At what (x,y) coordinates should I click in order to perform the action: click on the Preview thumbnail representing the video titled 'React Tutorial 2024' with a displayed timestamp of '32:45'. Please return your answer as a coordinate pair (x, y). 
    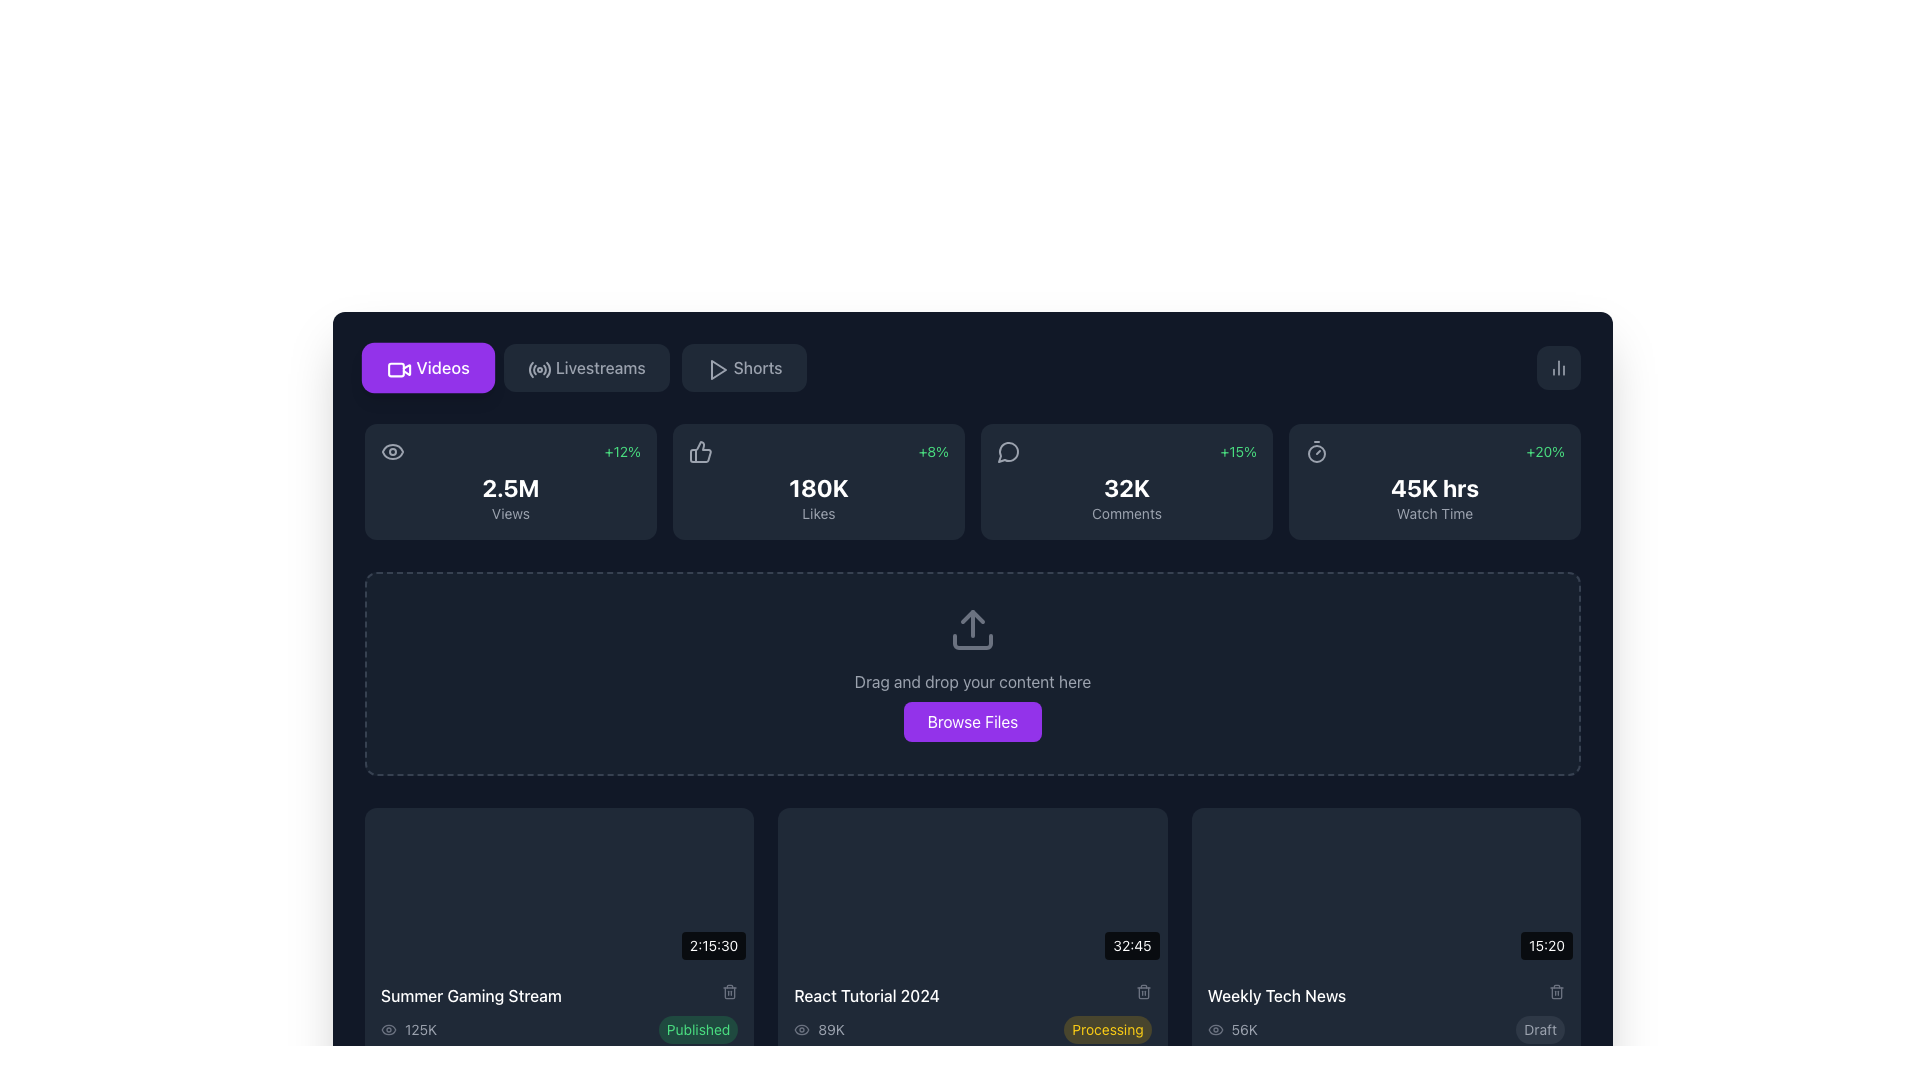
    Looking at the image, I should click on (973, 886).